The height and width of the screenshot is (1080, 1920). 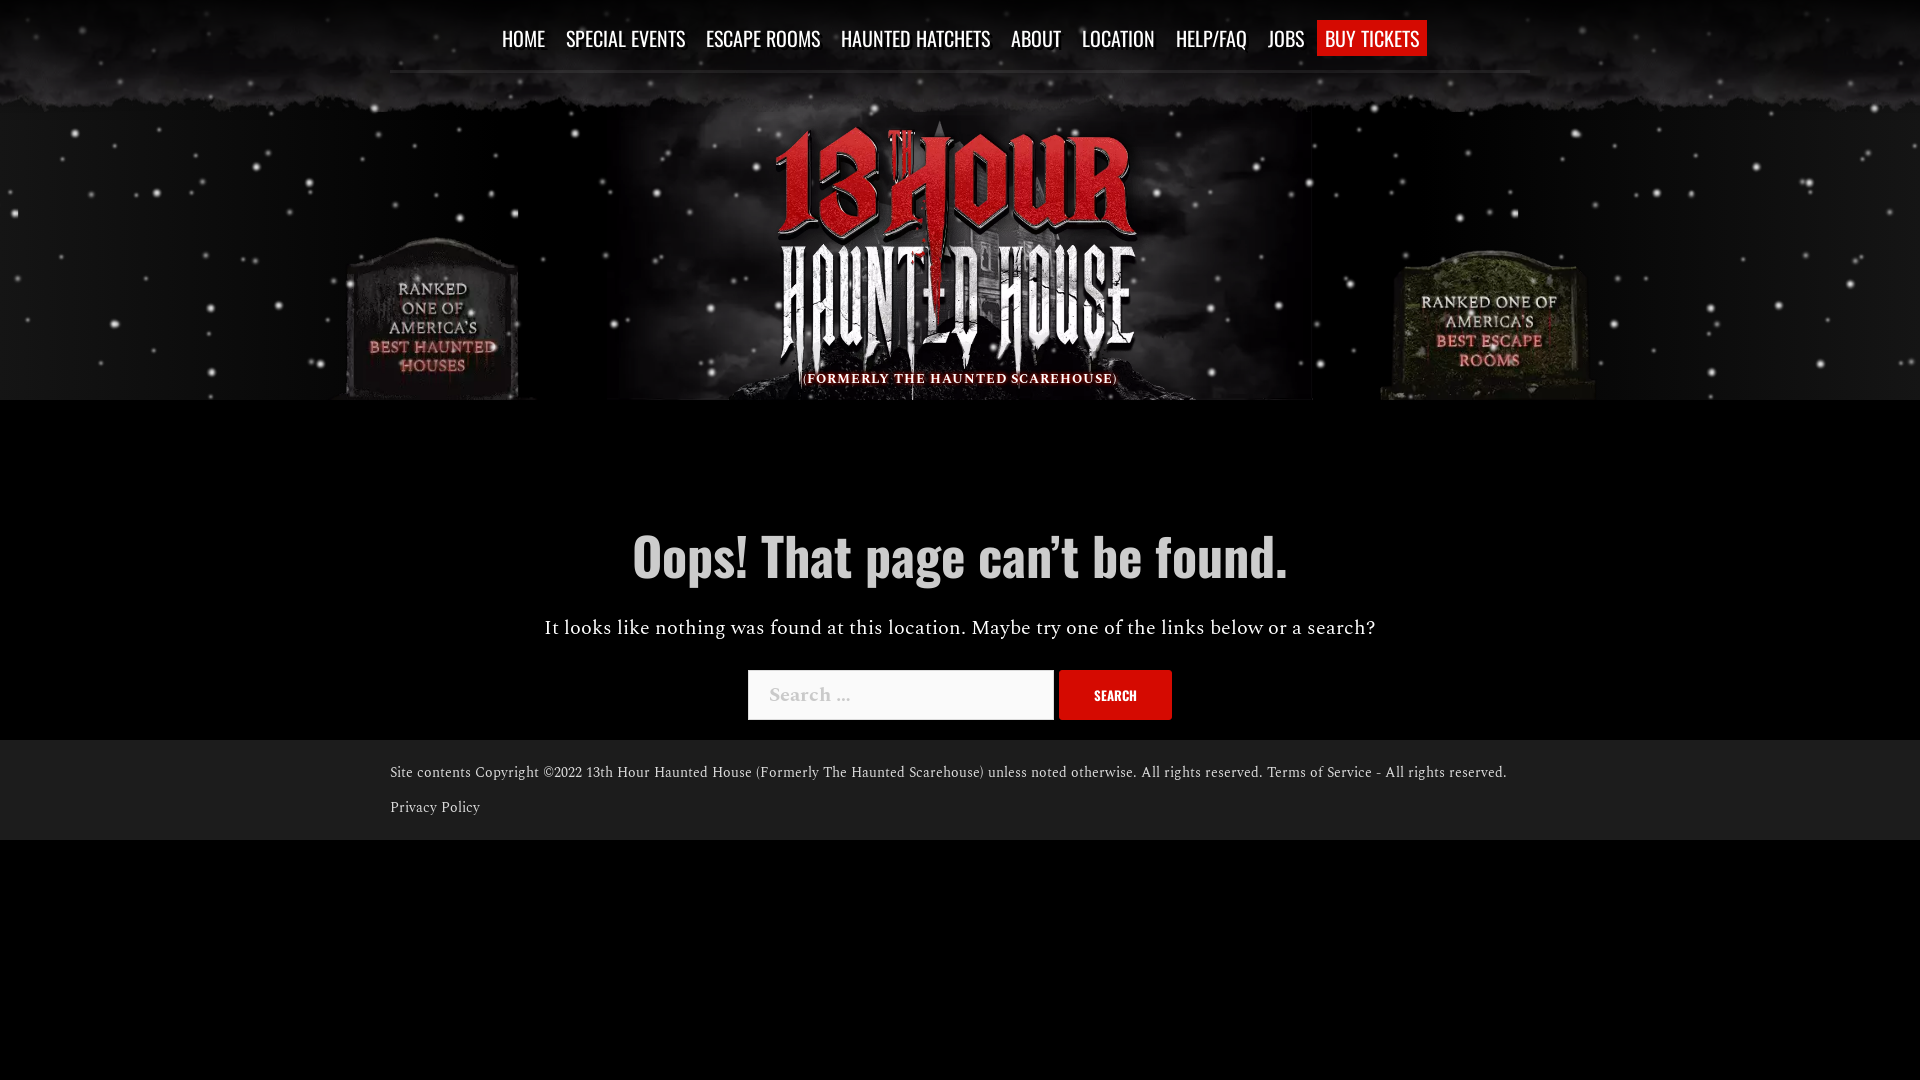 I want to click on 'LOCATION', so click(x=1117, y=38).